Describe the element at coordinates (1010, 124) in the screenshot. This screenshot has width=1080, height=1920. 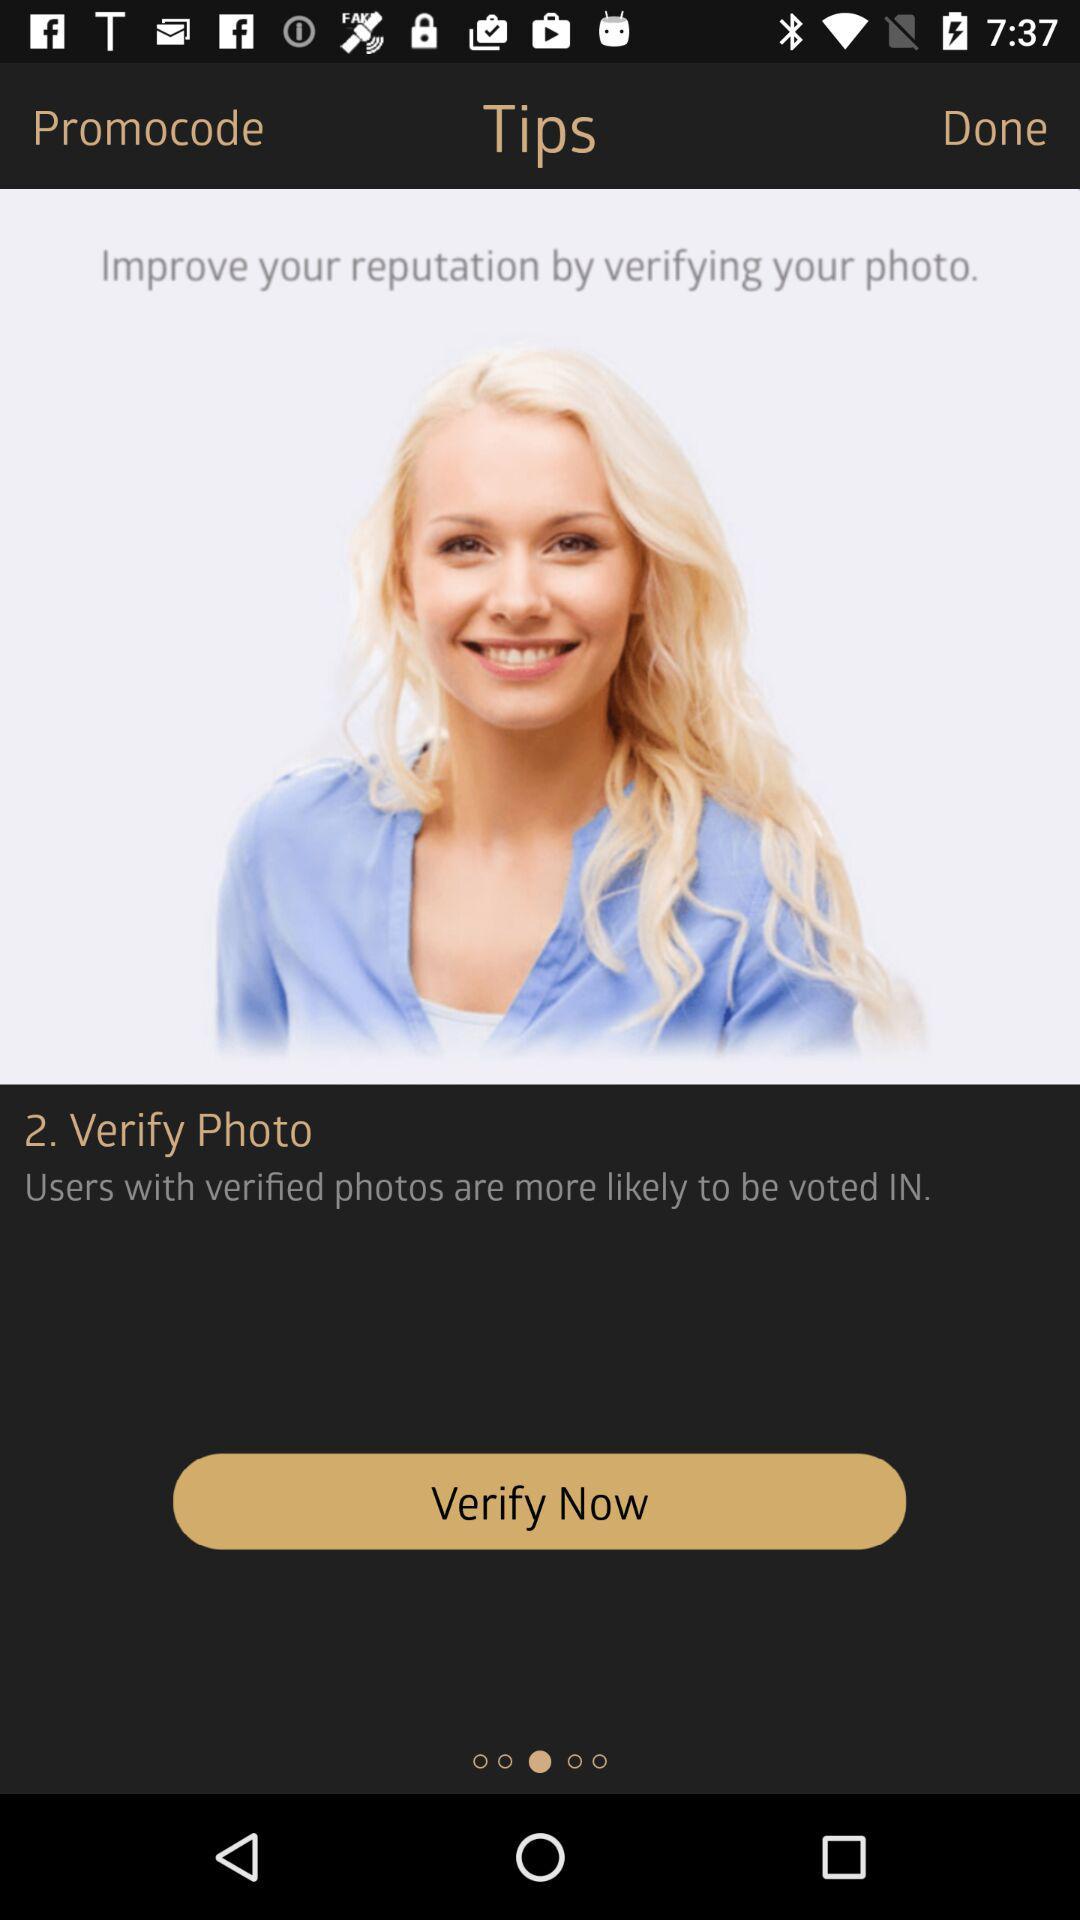
I see `the item next to tips icon` at that location.